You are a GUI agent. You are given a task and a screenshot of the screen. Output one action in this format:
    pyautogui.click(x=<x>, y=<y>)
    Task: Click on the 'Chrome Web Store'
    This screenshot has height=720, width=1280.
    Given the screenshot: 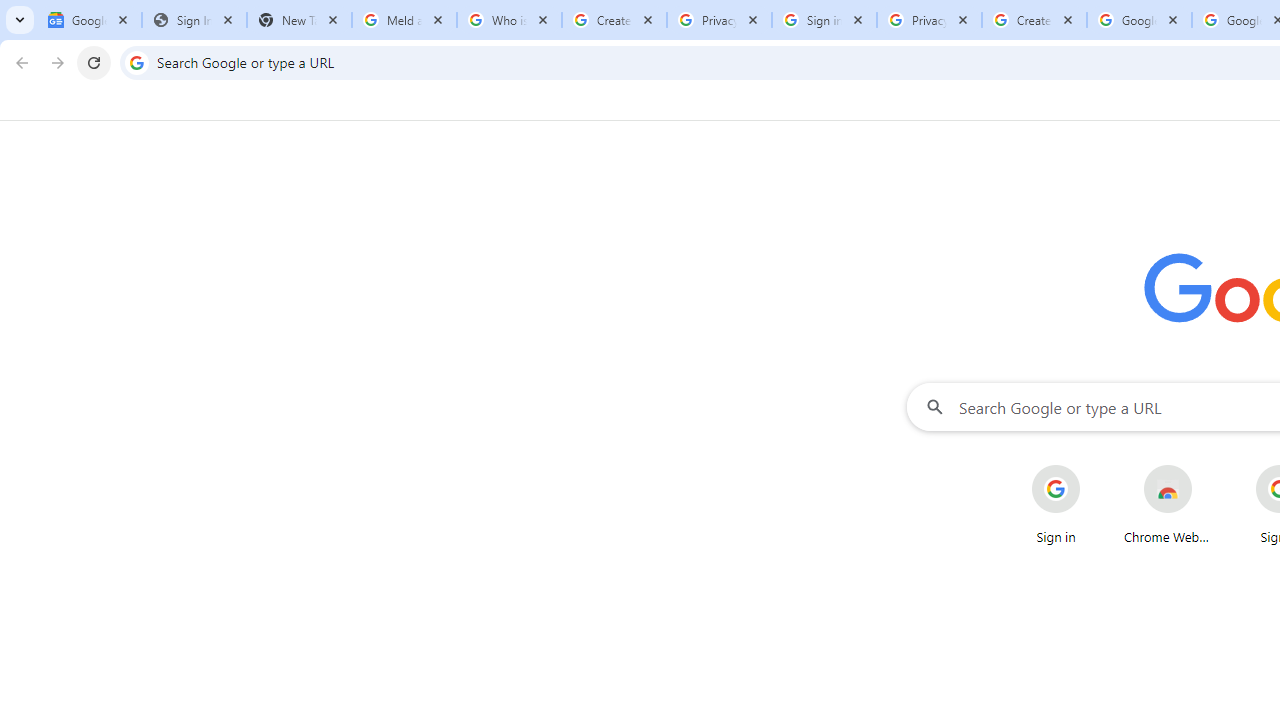 What is the action you would take?
    pyautogui.click(x=1168, y=504)
    